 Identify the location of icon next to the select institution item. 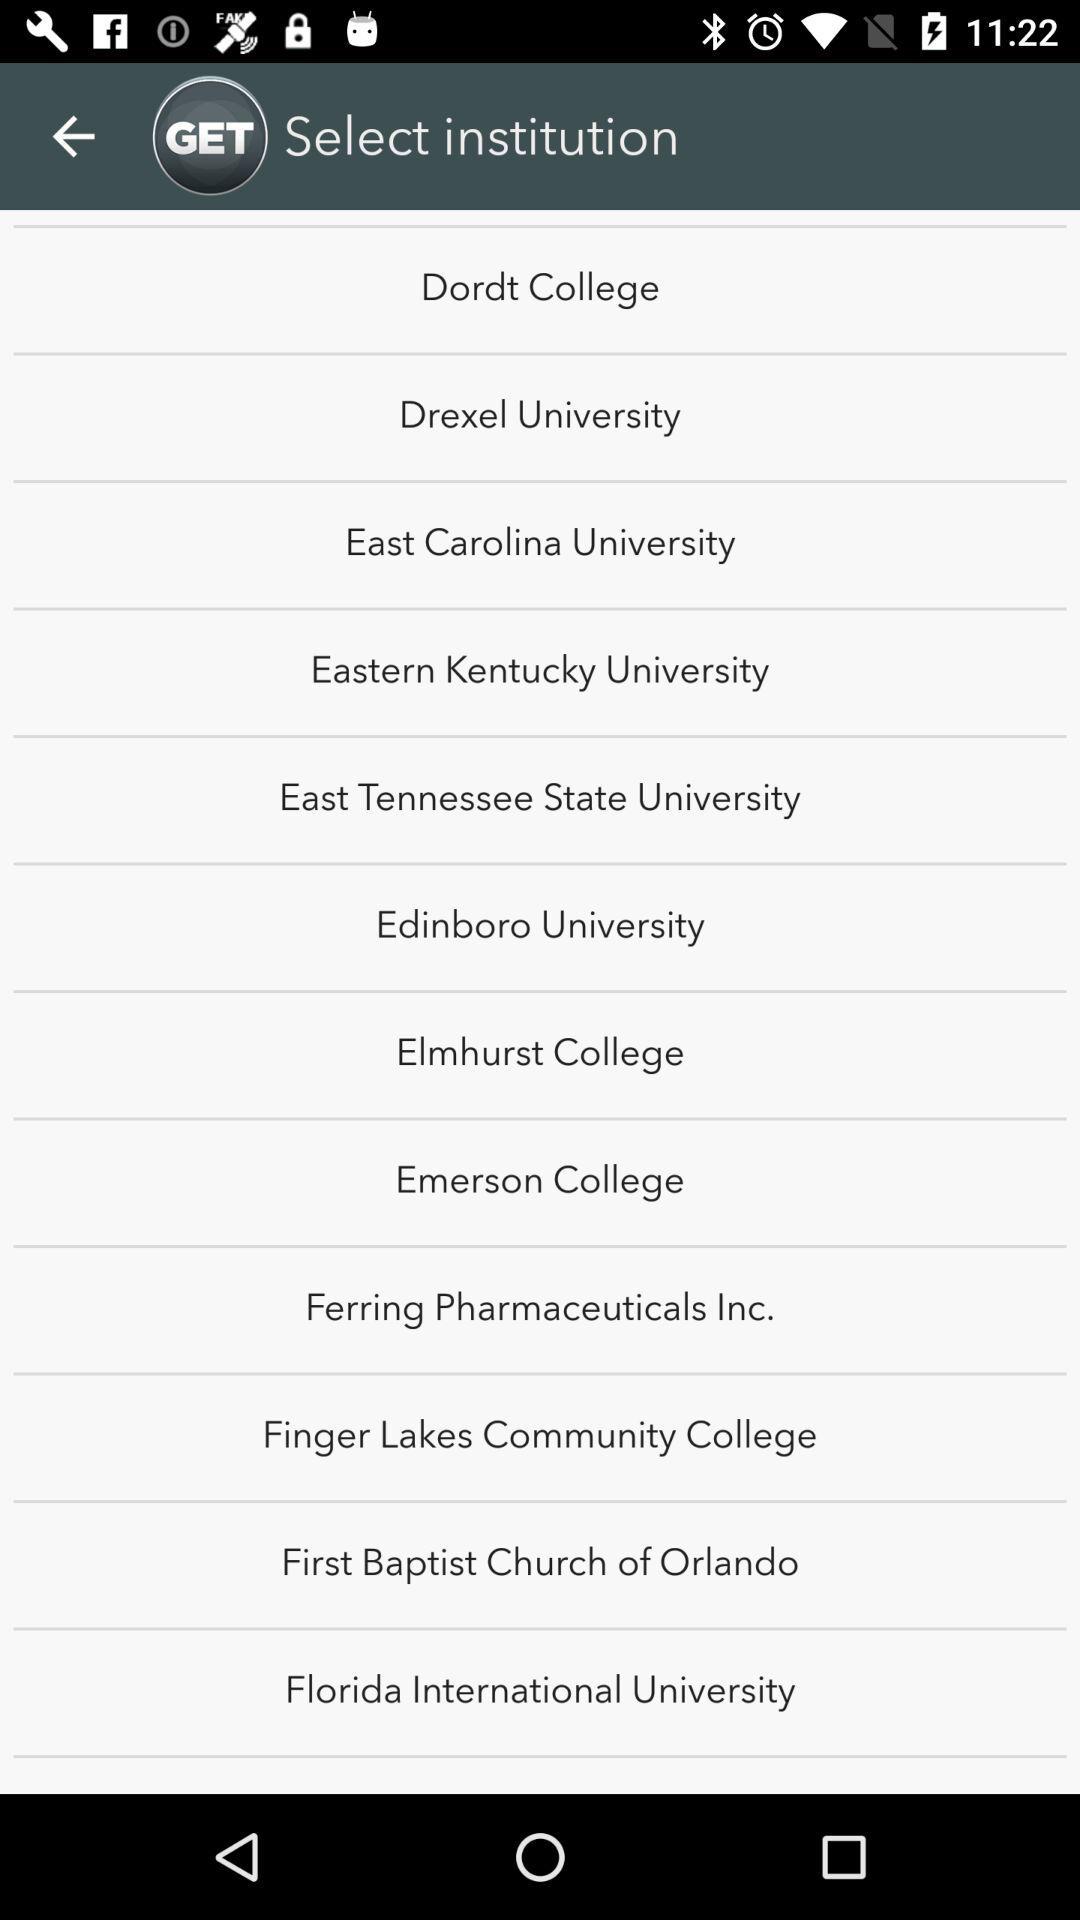
(1027, 114).